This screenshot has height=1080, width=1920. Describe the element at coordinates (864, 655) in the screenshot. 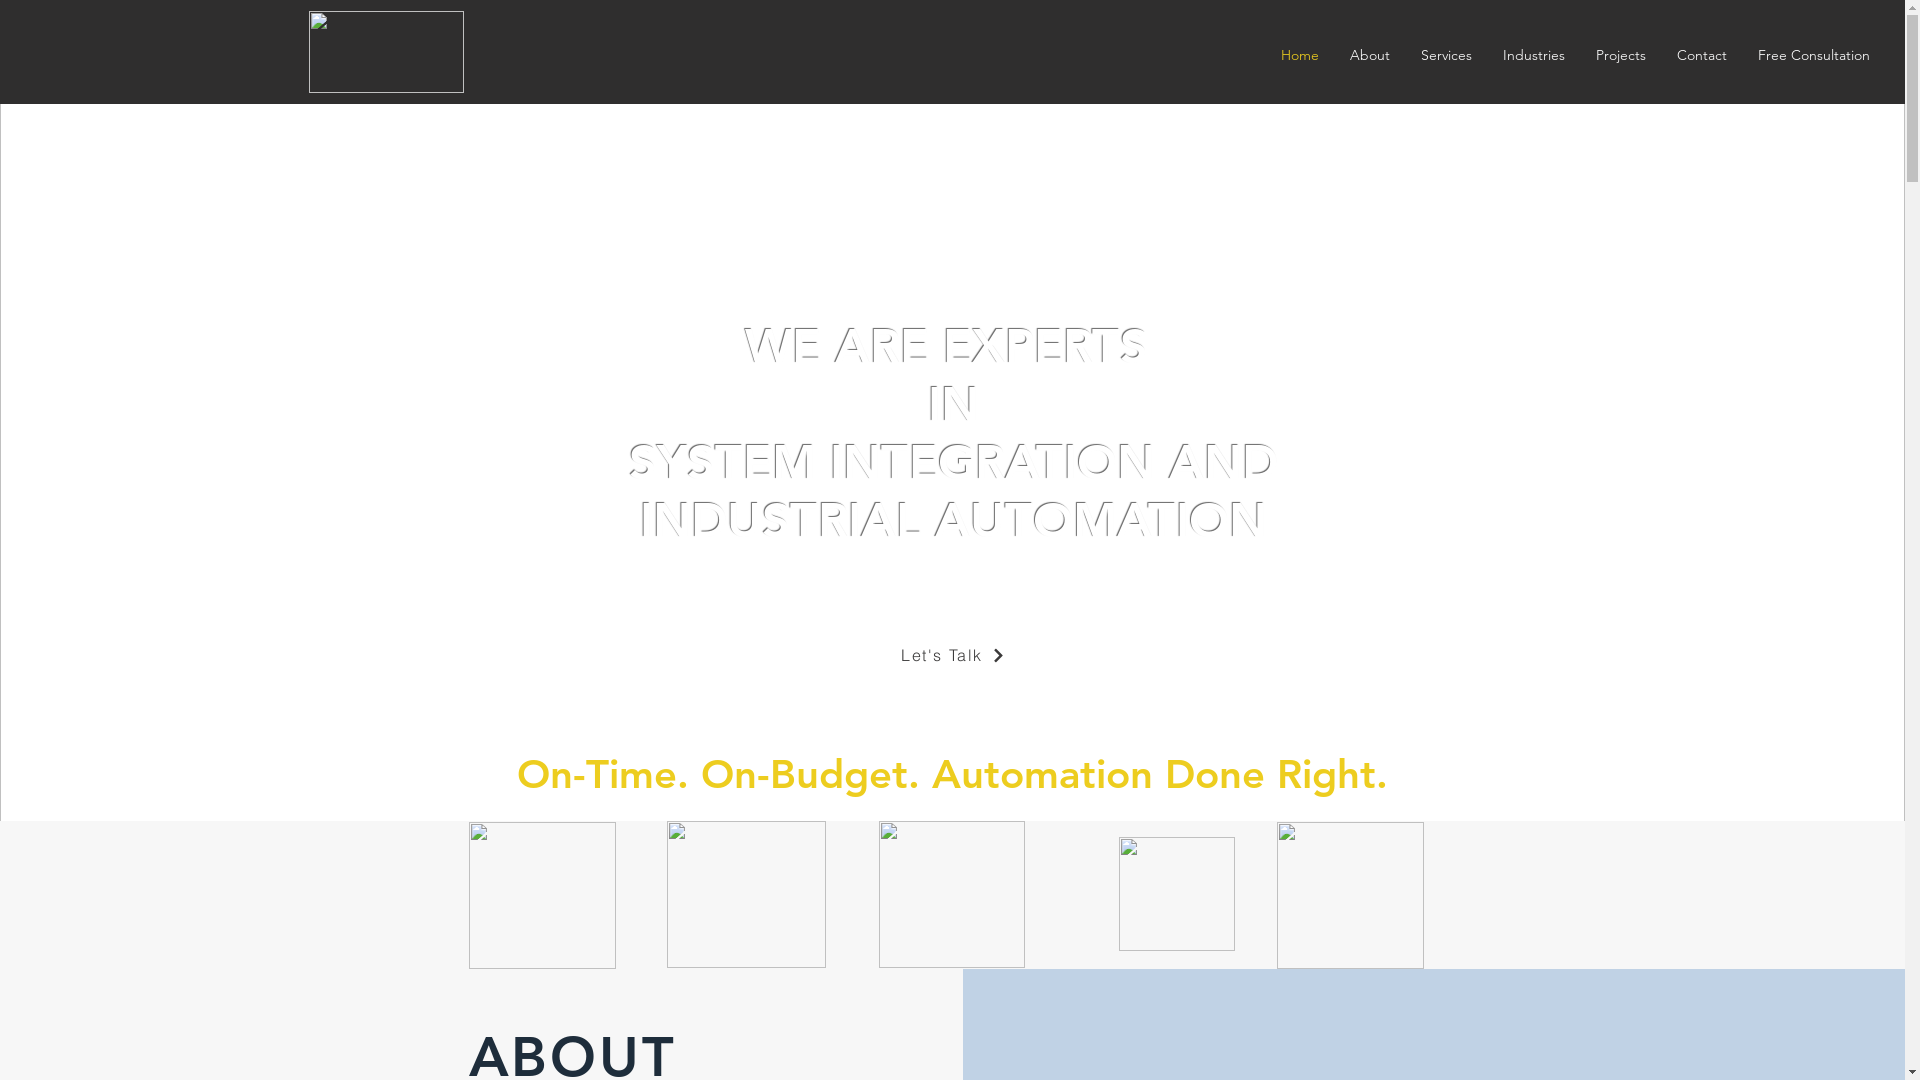

I see `'Let's Talk'` at that location.